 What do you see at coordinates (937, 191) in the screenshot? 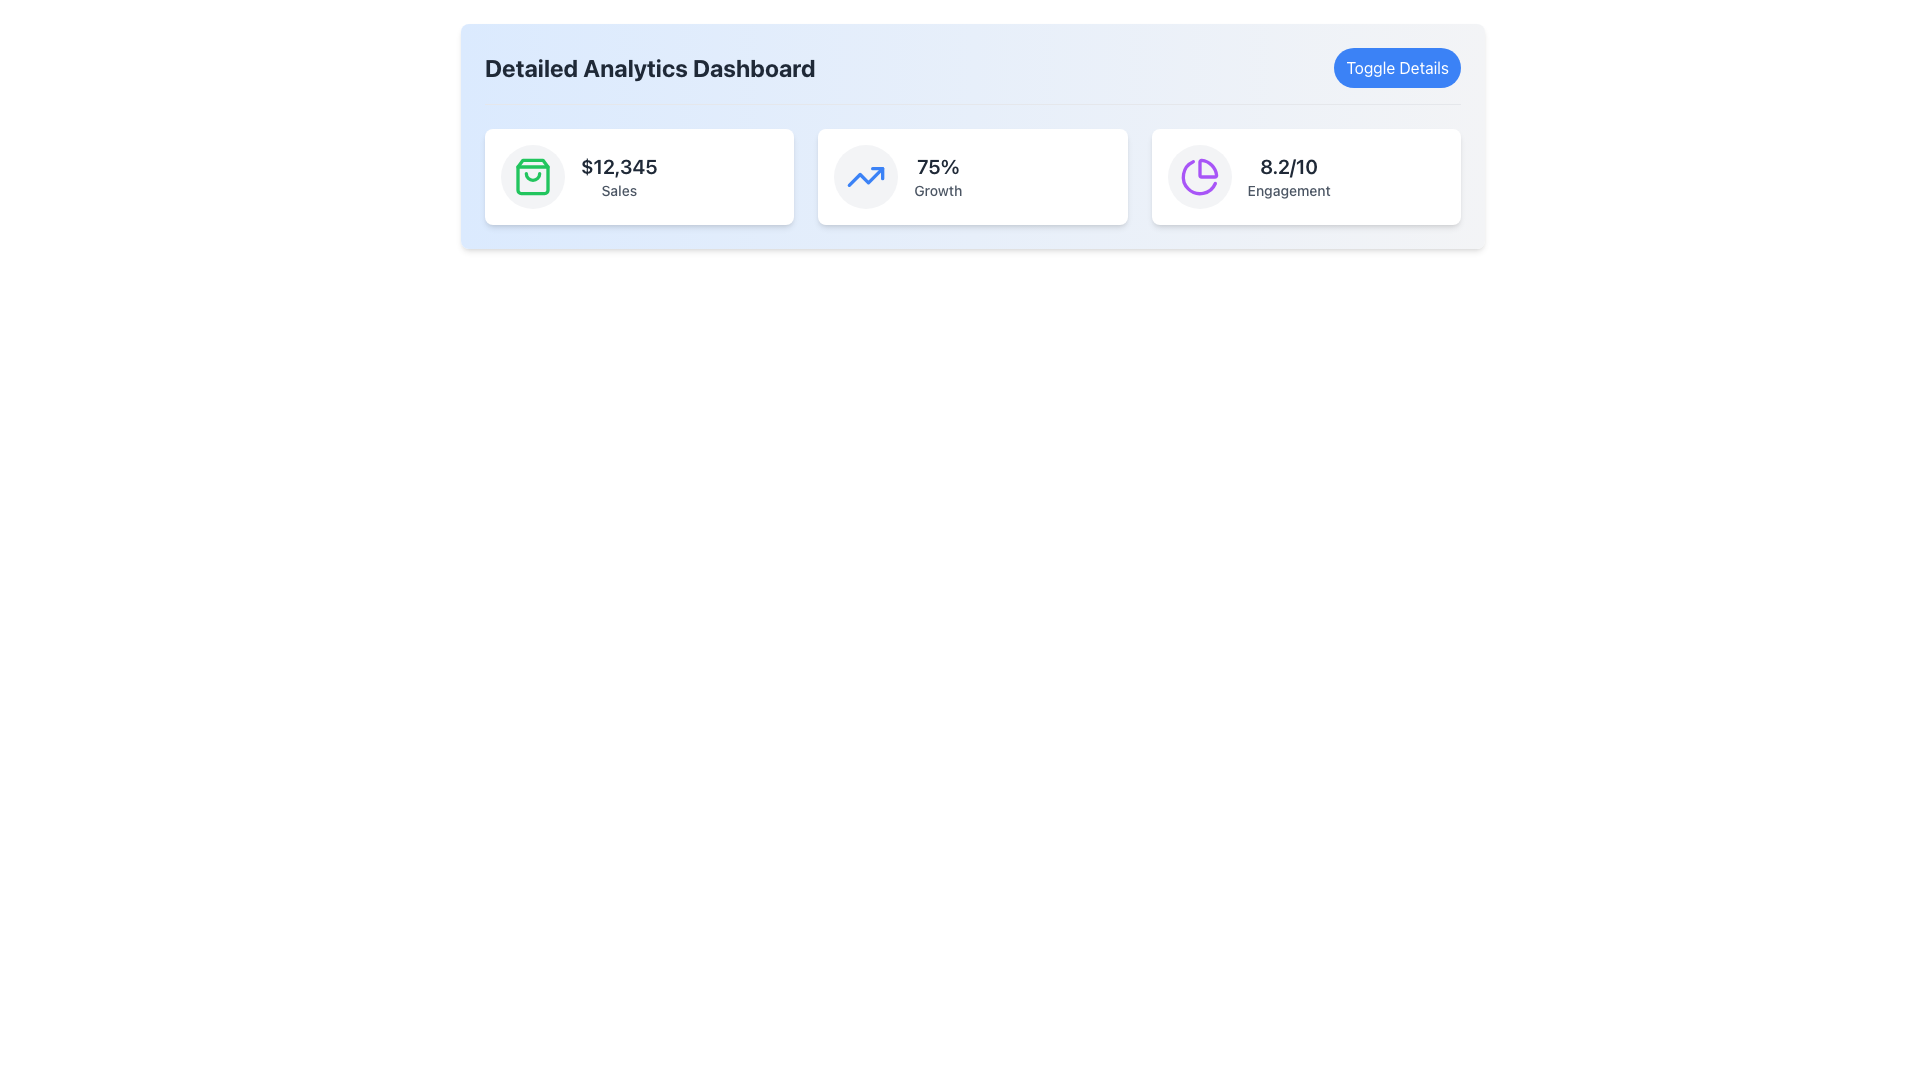
I see `the descriptive text label located below the '75%' percentage value in the second card of the dashboard interface` at bounding box center [937, 191].